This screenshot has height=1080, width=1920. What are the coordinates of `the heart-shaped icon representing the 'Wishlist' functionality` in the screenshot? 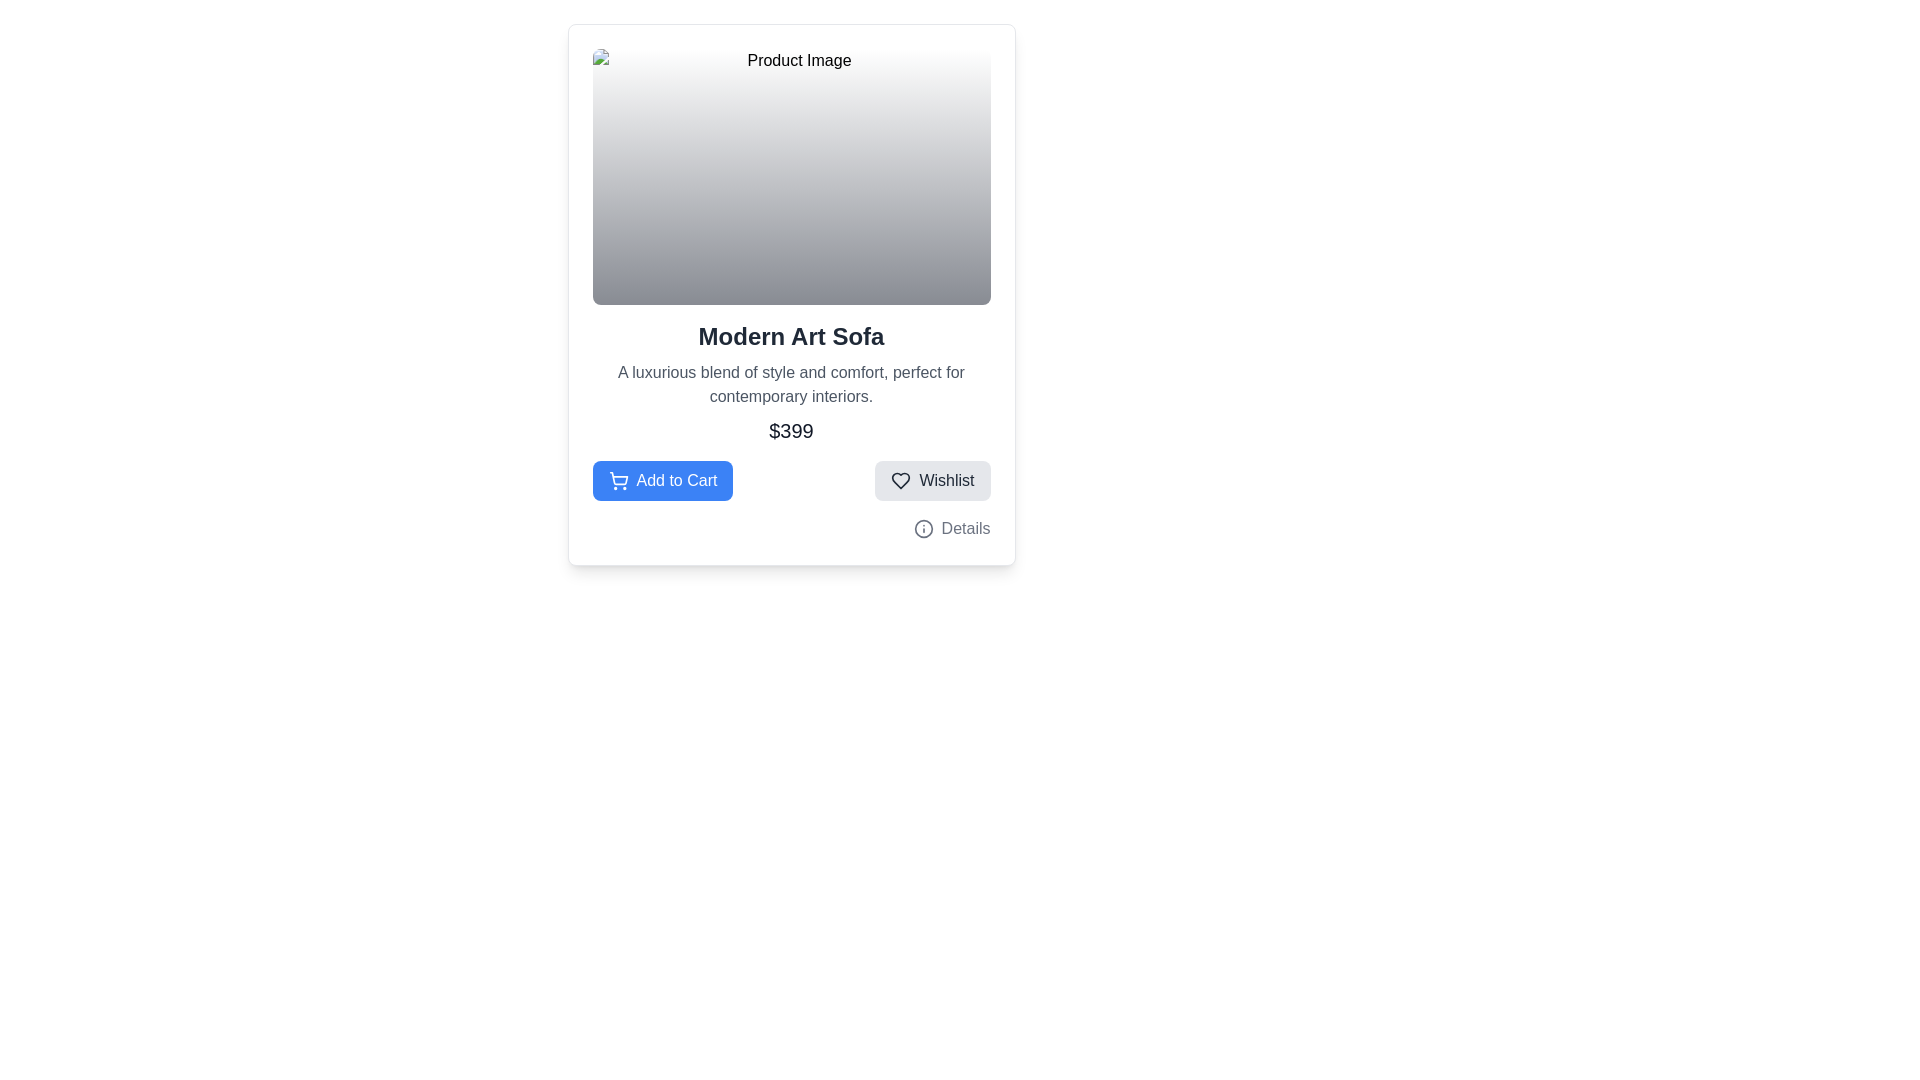 It's located at (900, 481).